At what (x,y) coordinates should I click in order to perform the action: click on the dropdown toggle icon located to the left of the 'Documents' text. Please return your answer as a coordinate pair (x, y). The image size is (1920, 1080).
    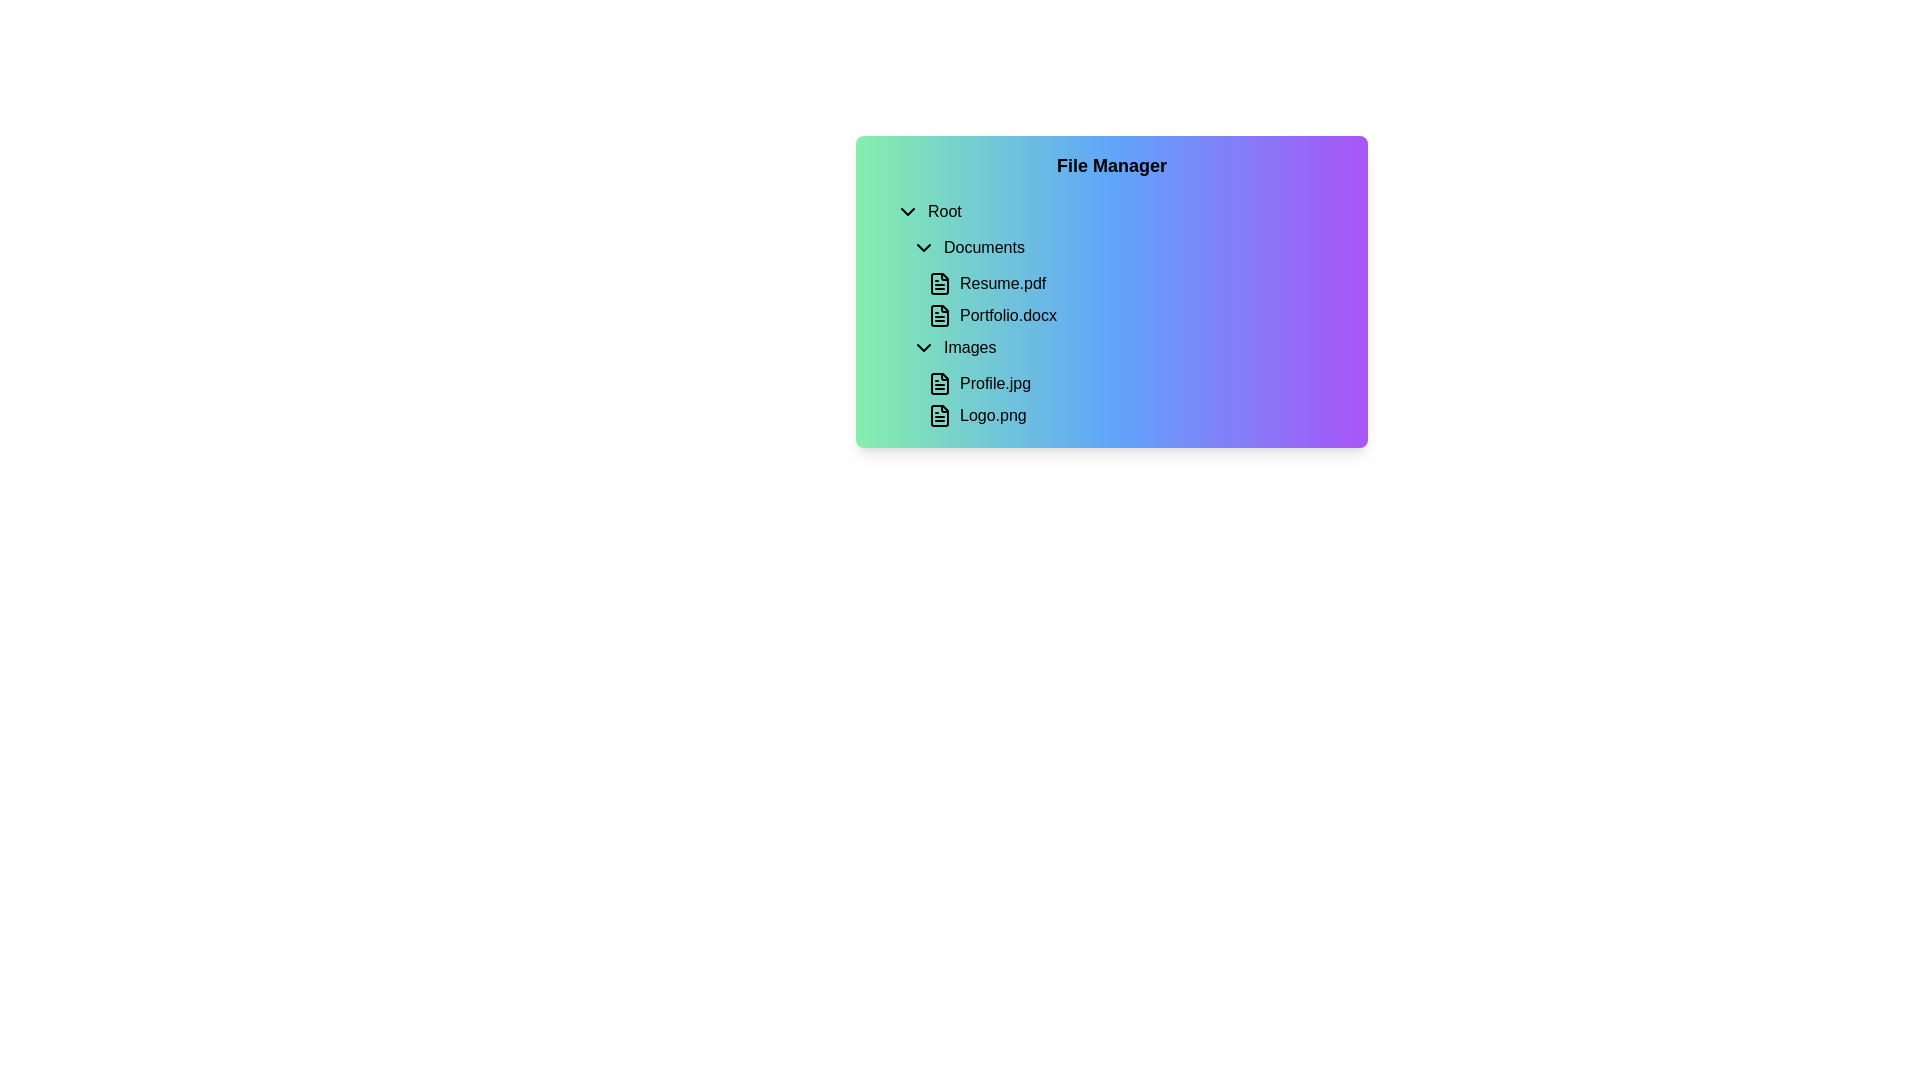
    Looking at the image, I should click on (923, 246).